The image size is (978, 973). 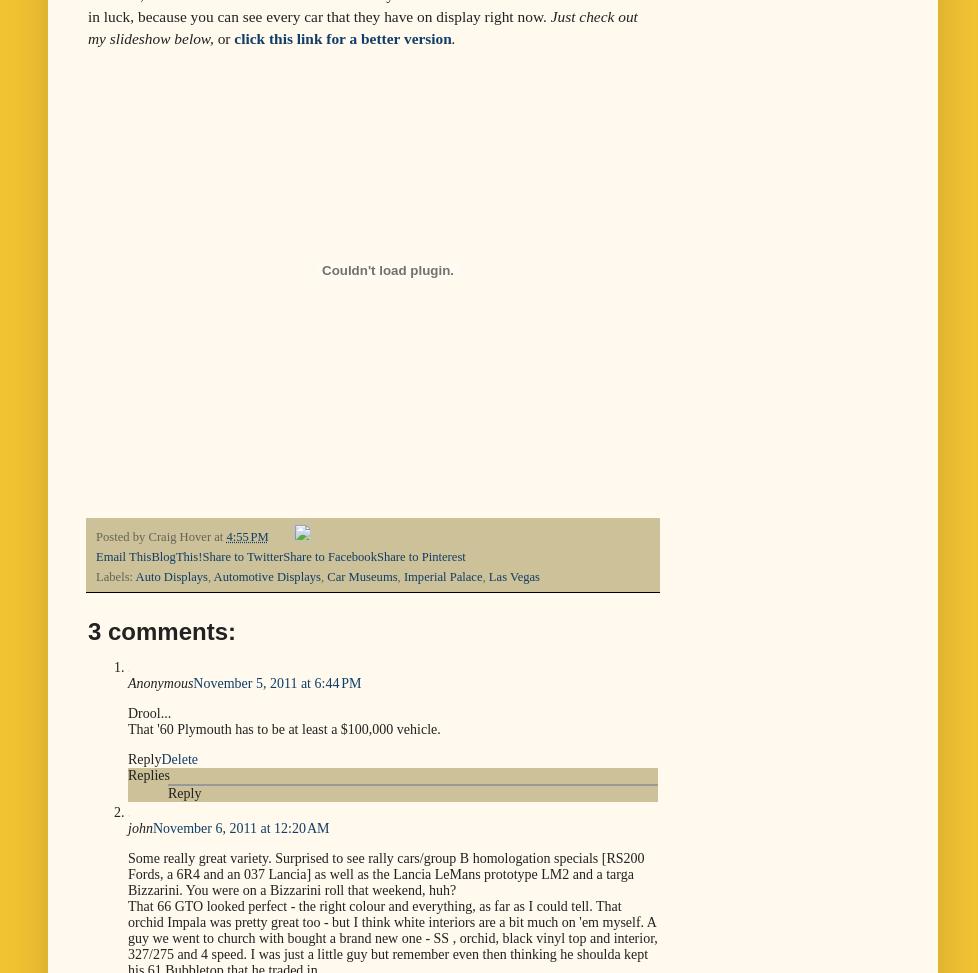 What do you see at coordinates (128, 827) in the screenshot?
I see `'john'` at bounding box center [128, 827].